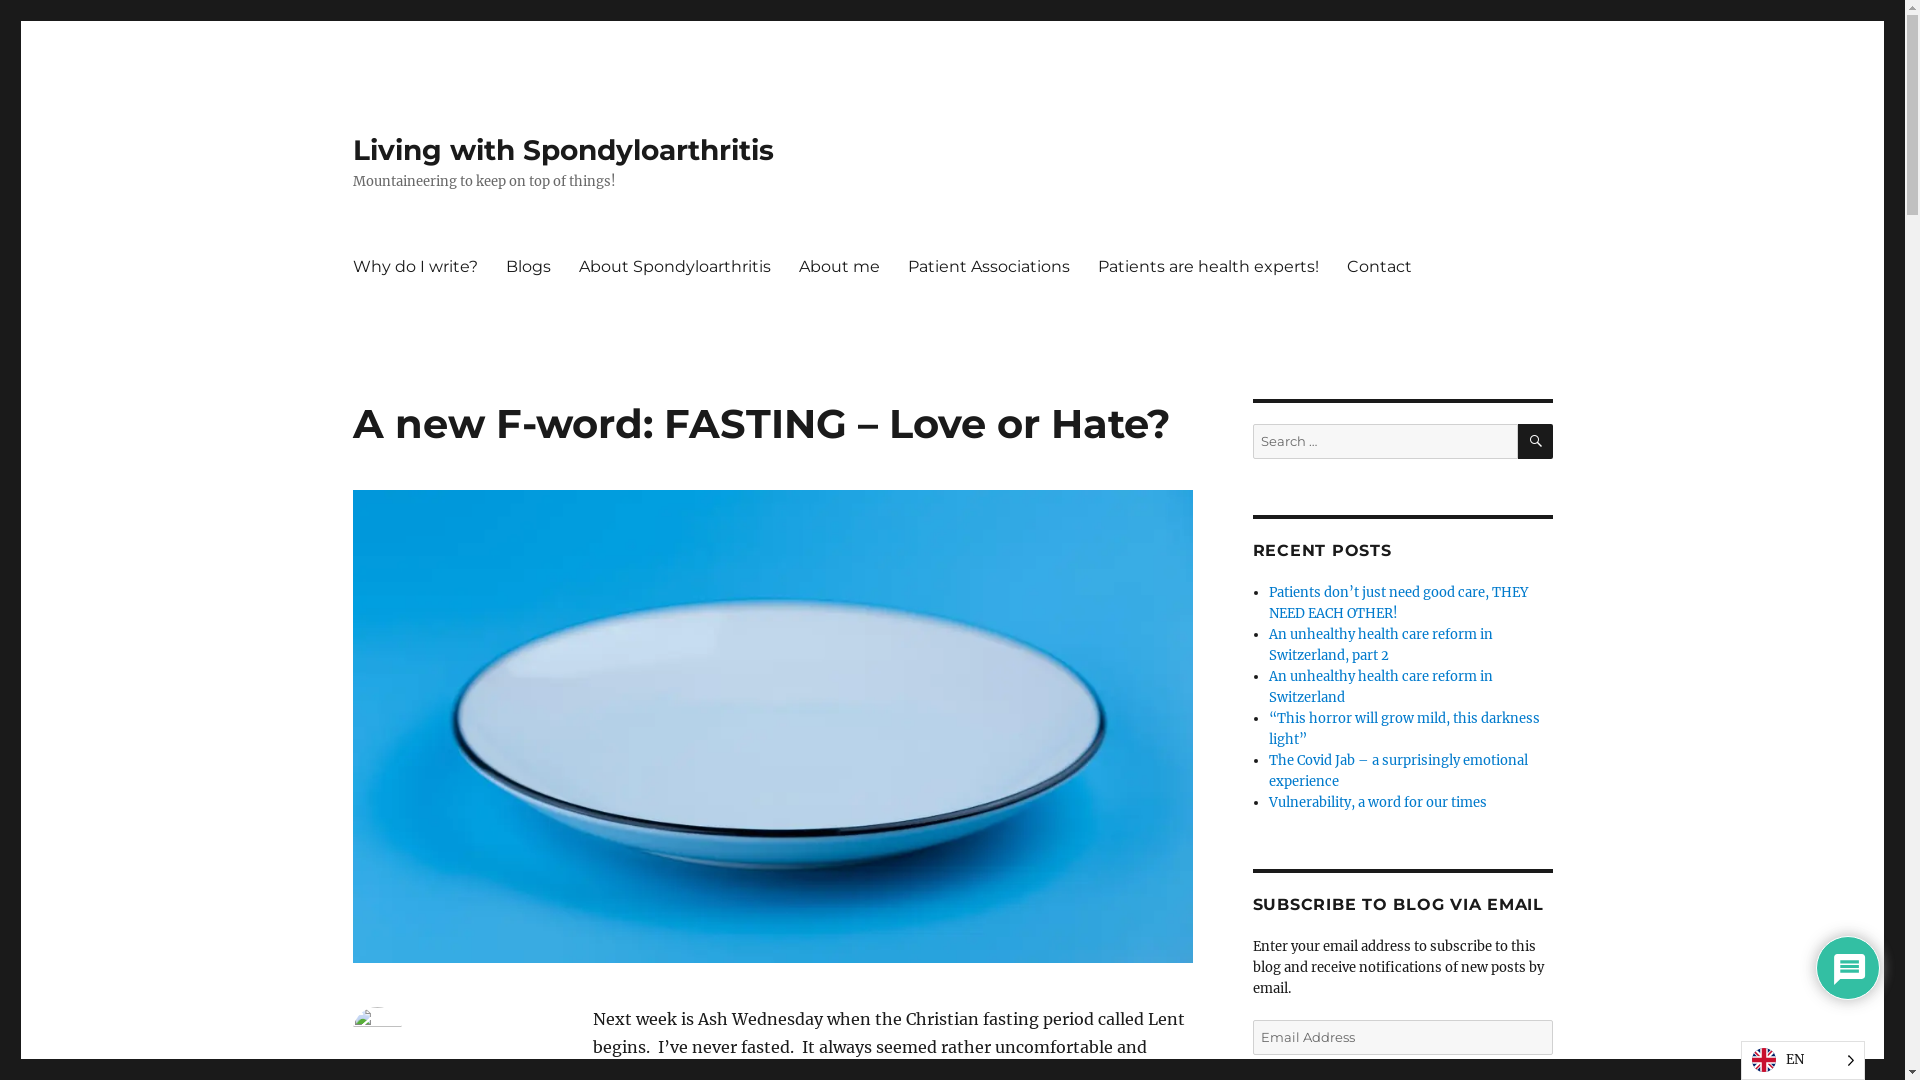 This screenshot has height=1080, width=1920. Describe the element at coordinates (1331, 265) in the screenshot. I see `'Contact'` at that location.